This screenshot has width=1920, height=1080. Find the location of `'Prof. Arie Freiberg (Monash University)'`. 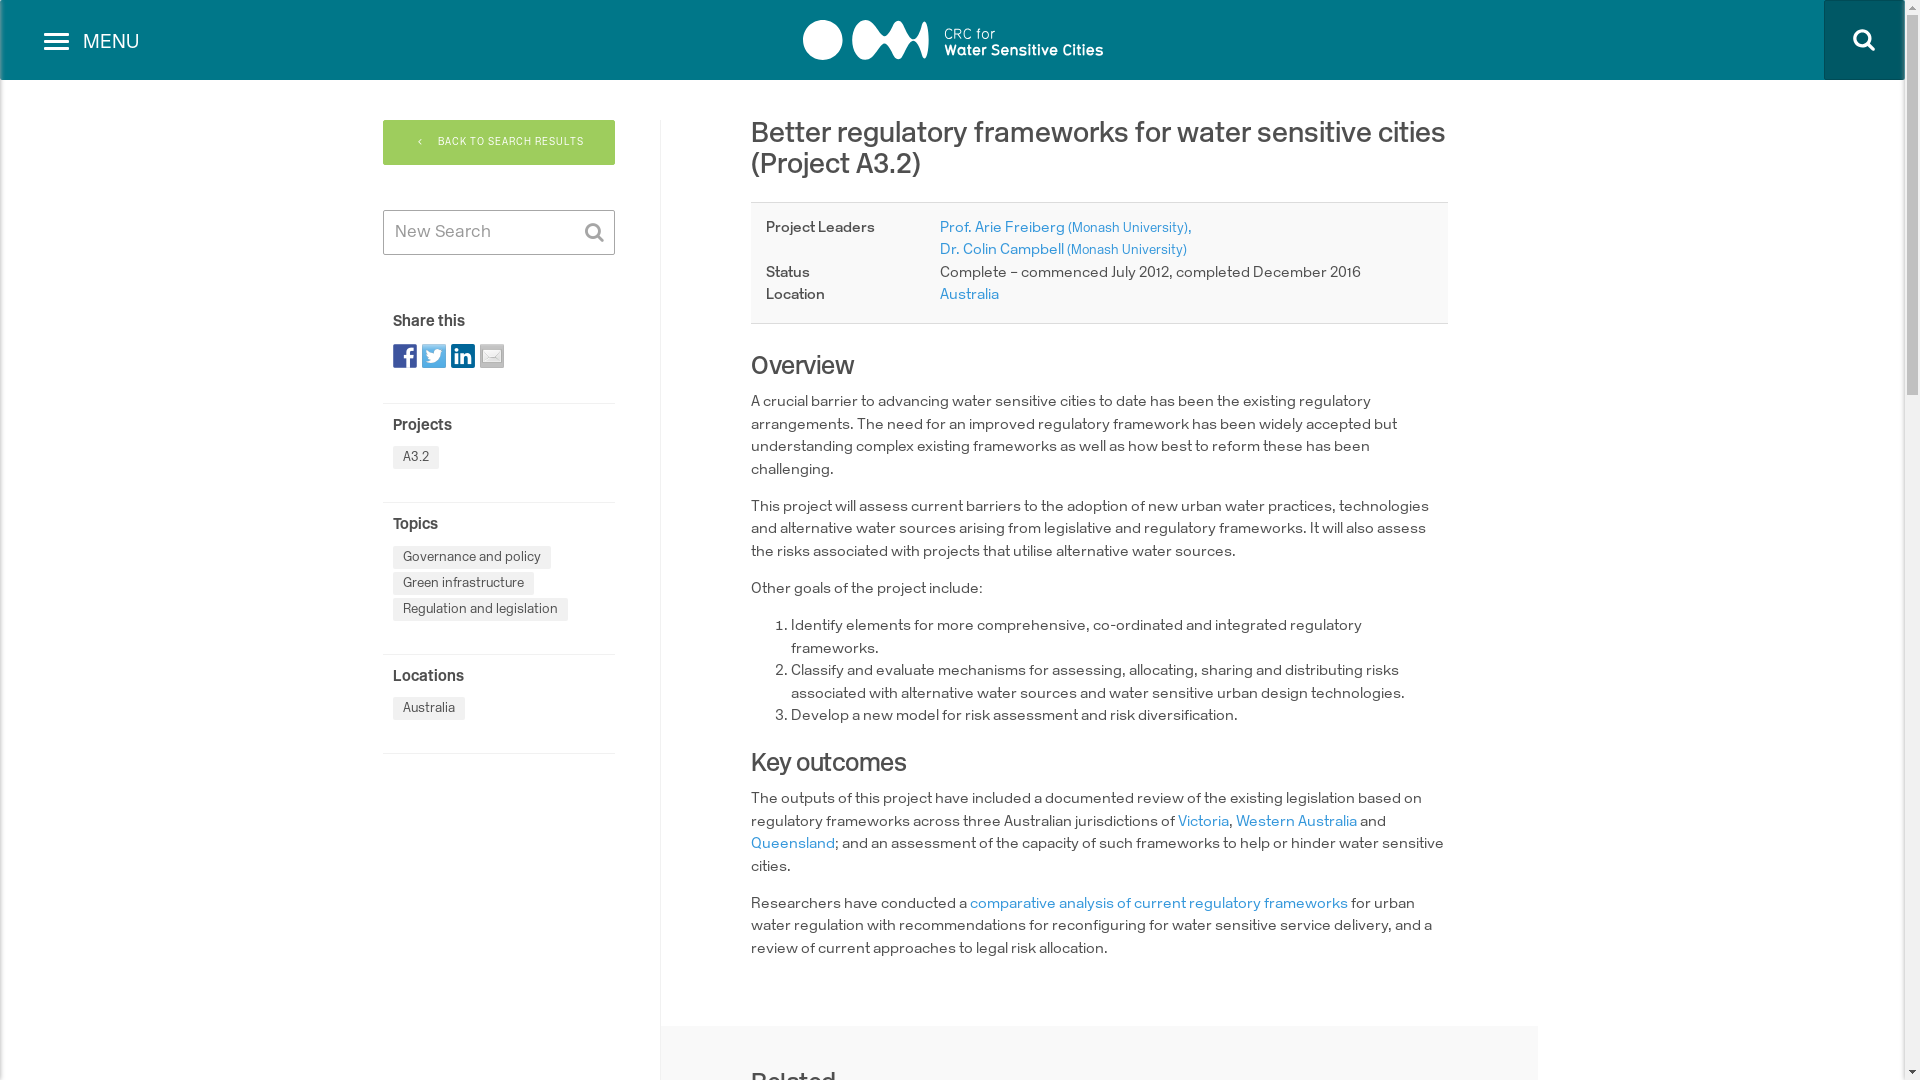

'Prof. Arie Freiberg (Monash University)' is located at coordinates (939, 227).